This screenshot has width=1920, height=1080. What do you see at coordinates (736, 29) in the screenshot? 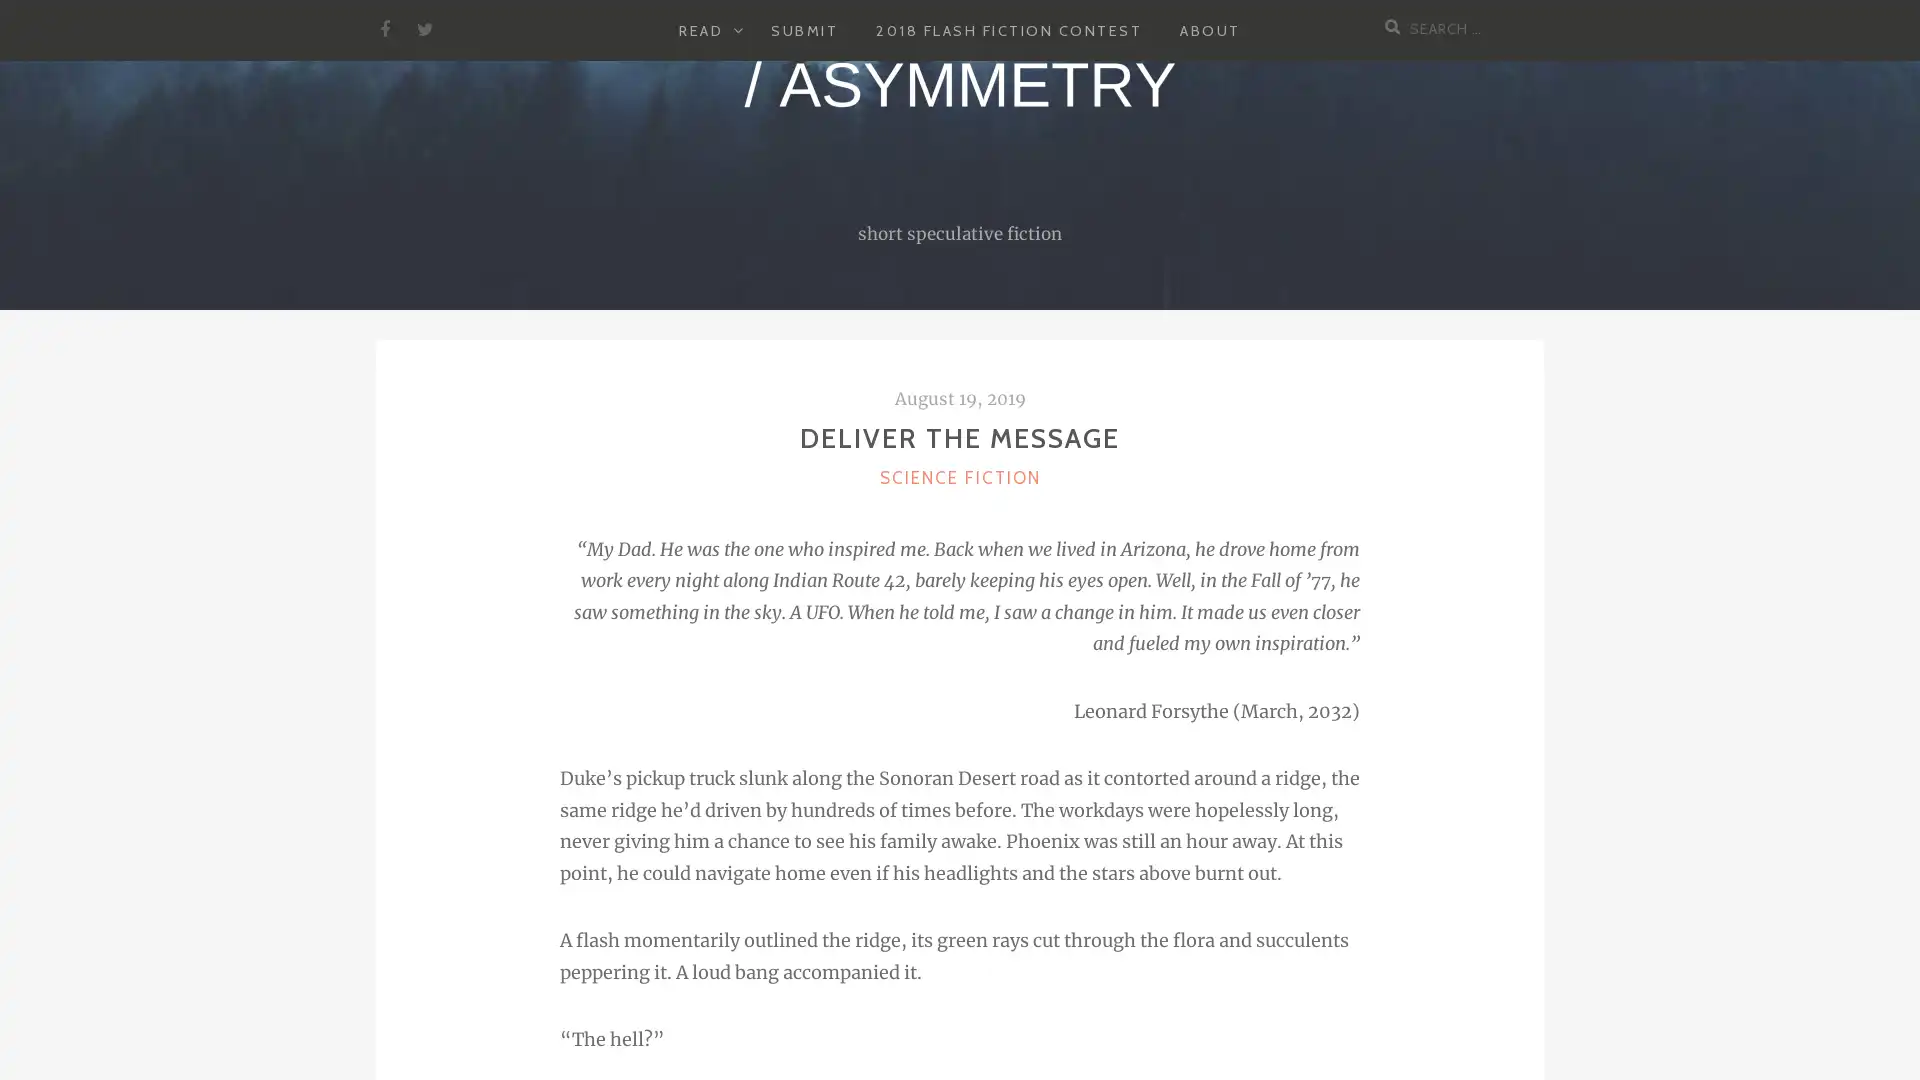
I see `EXPAND CHILD MENU` at bounding box center [736, 29].